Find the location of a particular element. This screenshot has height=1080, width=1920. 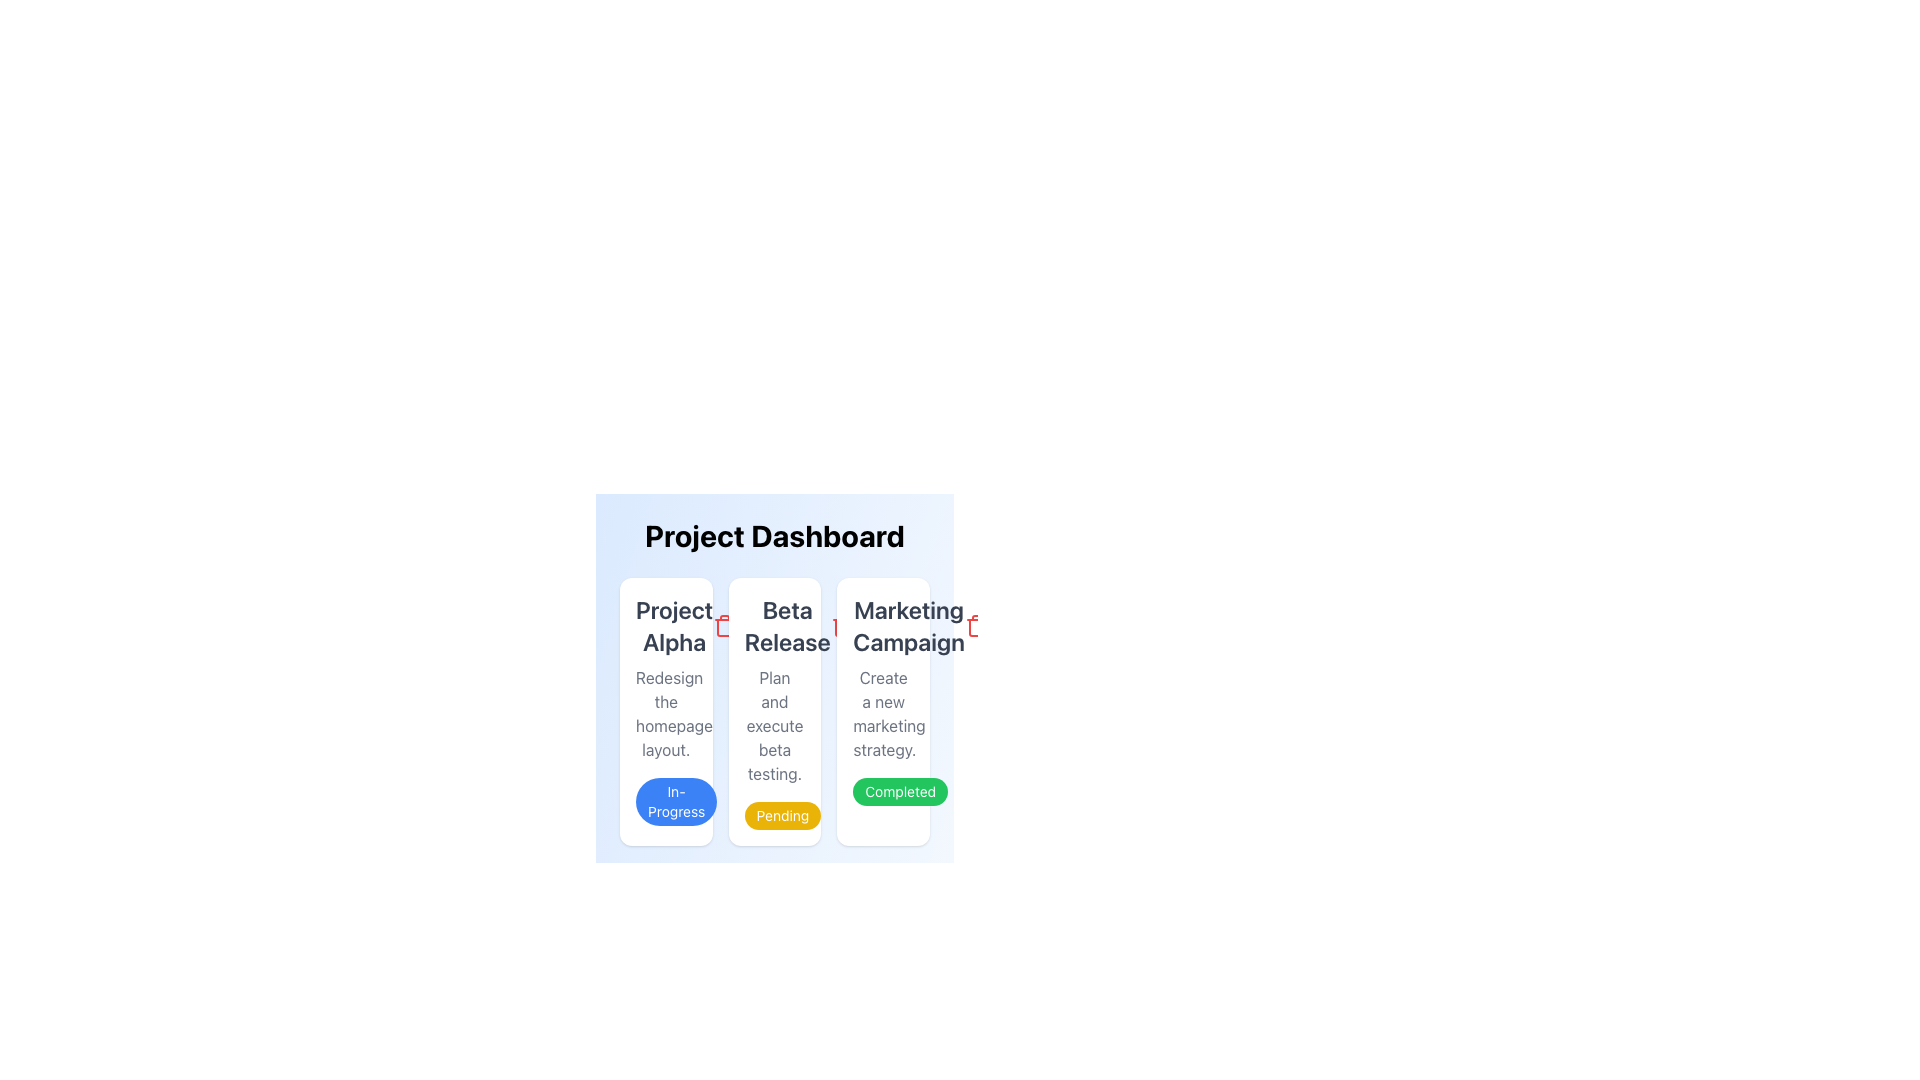

the status label styled in yellow with the text 'Pending' on the card UI component located in the middle column of the grid under the 'Project Dashboard' heading is located at coordinates (773, 711).